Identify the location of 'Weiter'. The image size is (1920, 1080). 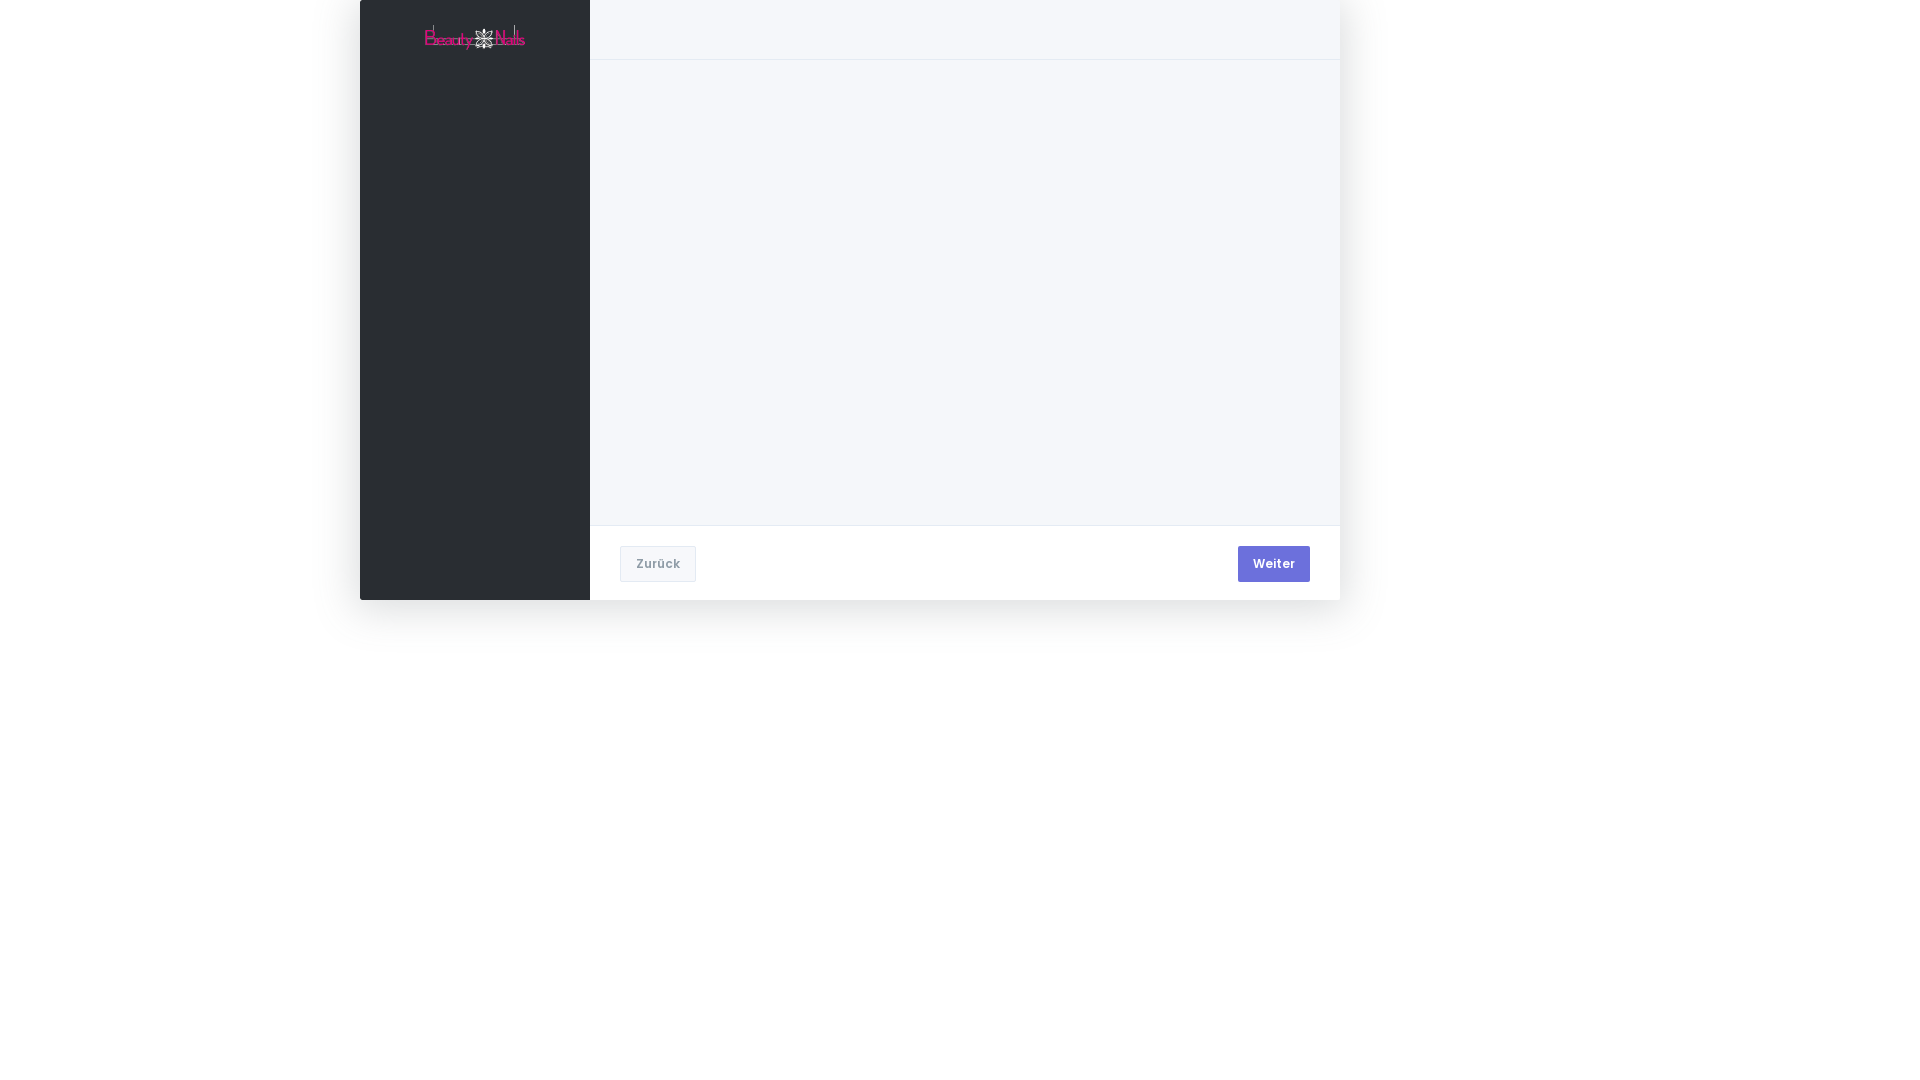
(1237, 563).